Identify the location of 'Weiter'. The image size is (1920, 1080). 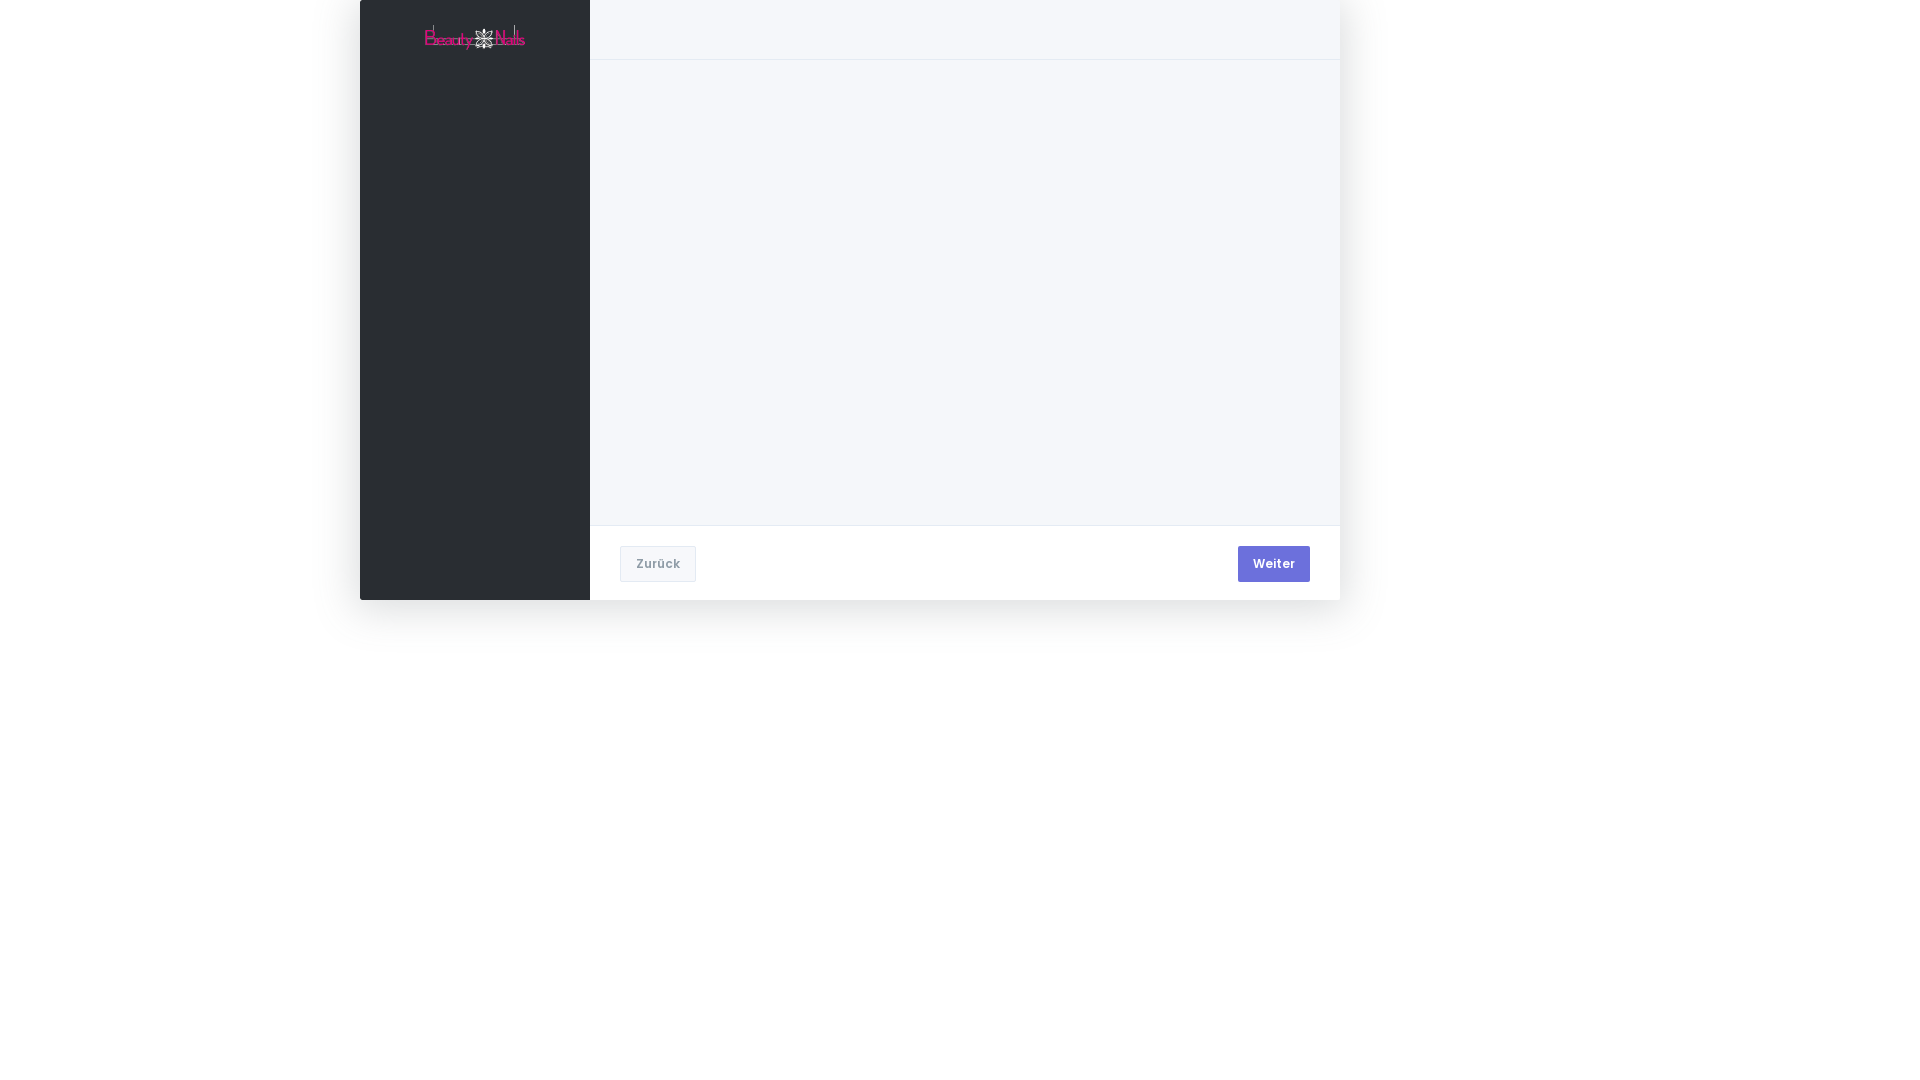
(1237, 563).